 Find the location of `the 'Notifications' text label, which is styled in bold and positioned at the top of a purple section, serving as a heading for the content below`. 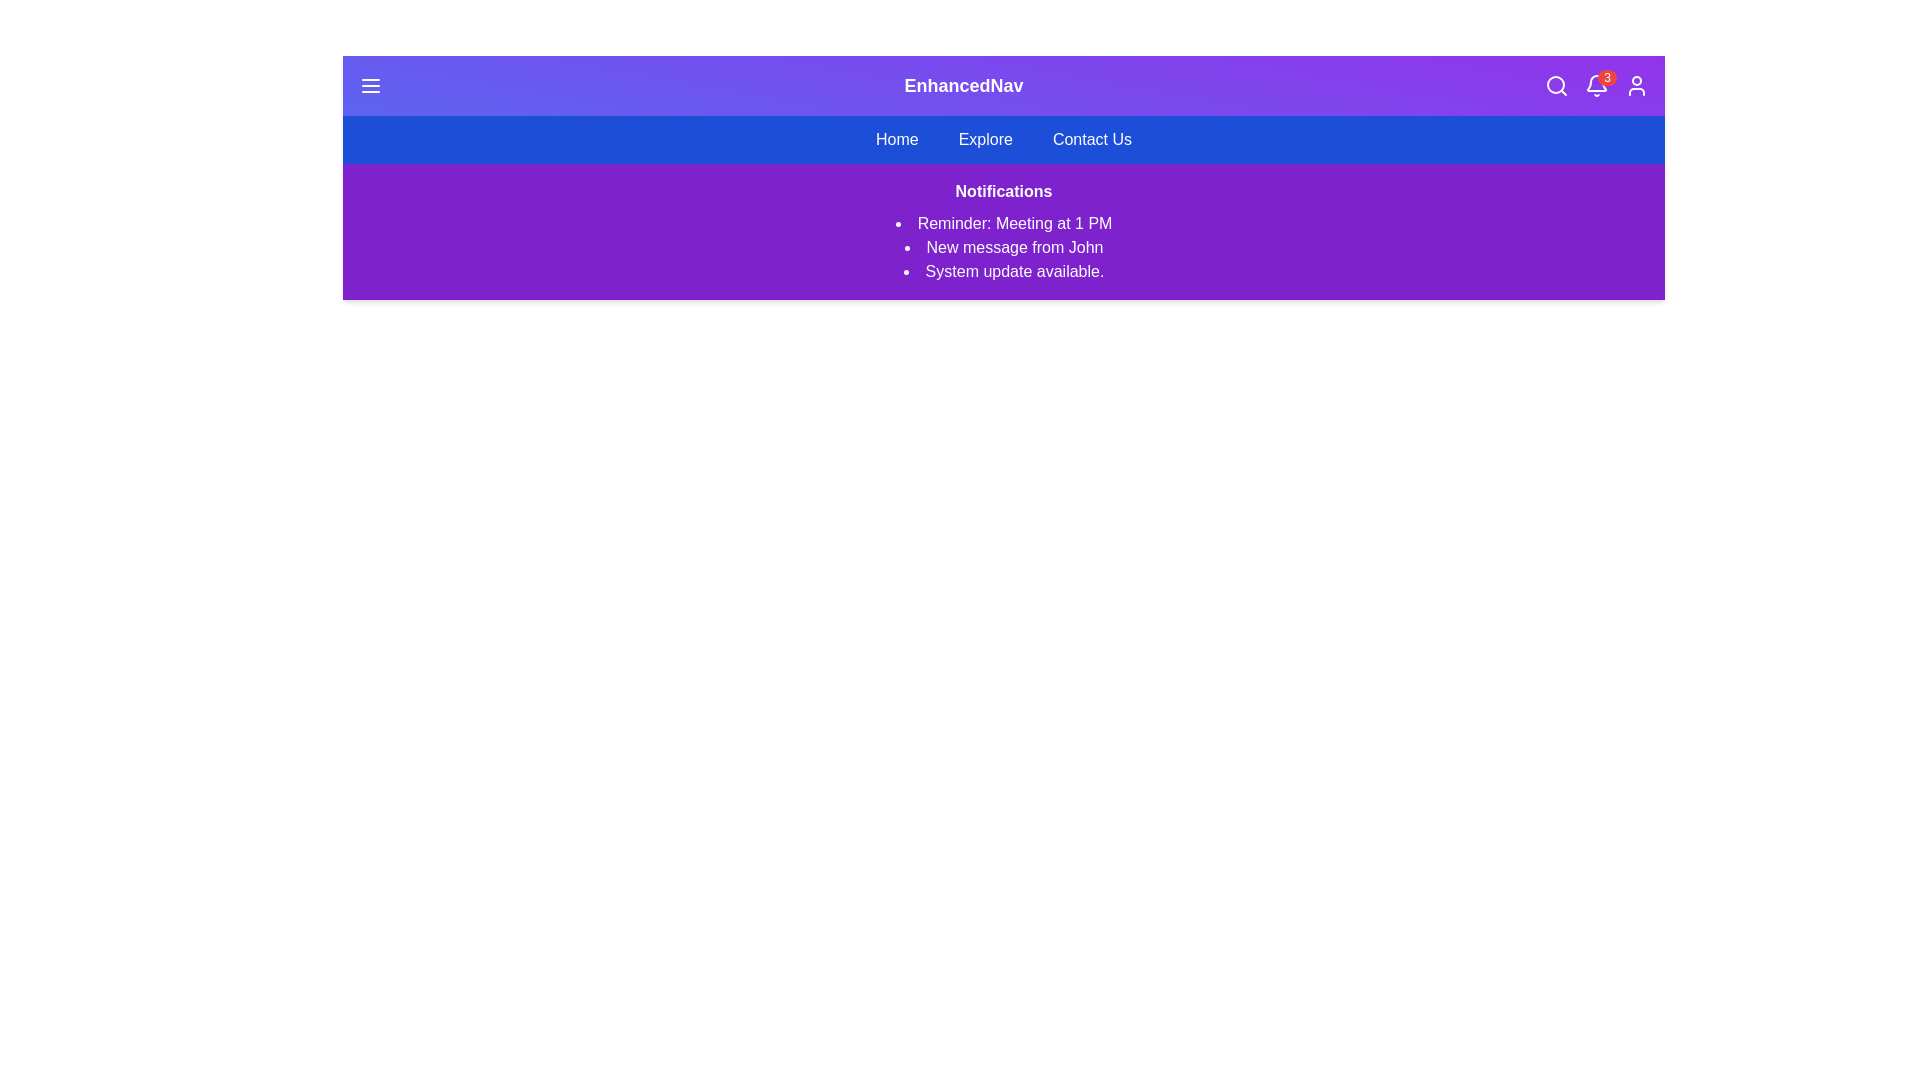

the 'Notifications' text label, which is styled in bold and positioned at the top of a purple section, serving as a heading for the content below is located at coordinates (1003, 192).